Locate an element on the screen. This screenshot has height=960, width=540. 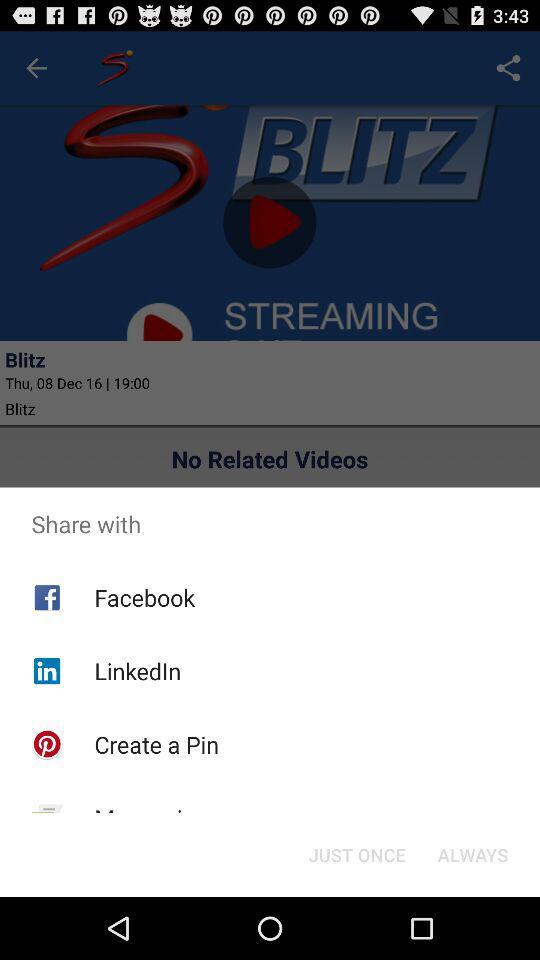
the messaging item is located at coordinates (150, 818).